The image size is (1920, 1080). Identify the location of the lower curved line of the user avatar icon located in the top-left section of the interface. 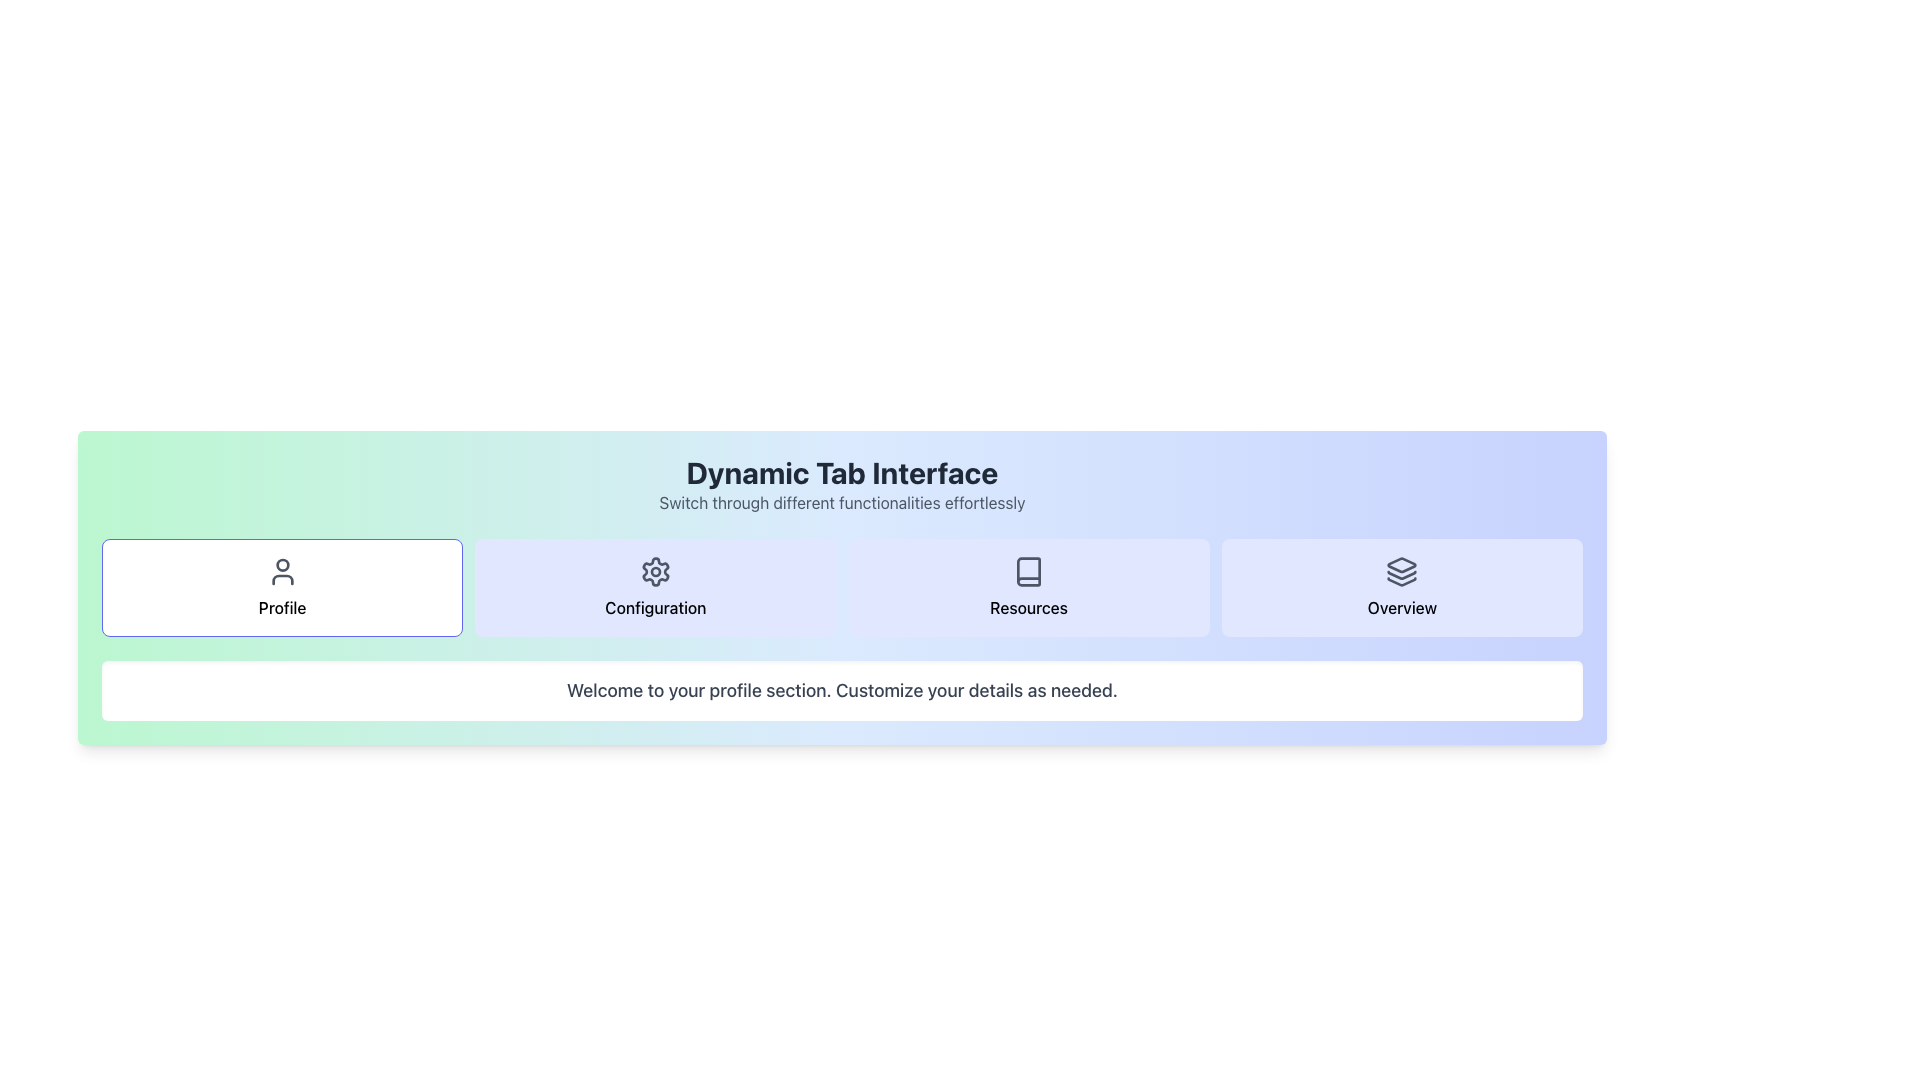
(281, 579).